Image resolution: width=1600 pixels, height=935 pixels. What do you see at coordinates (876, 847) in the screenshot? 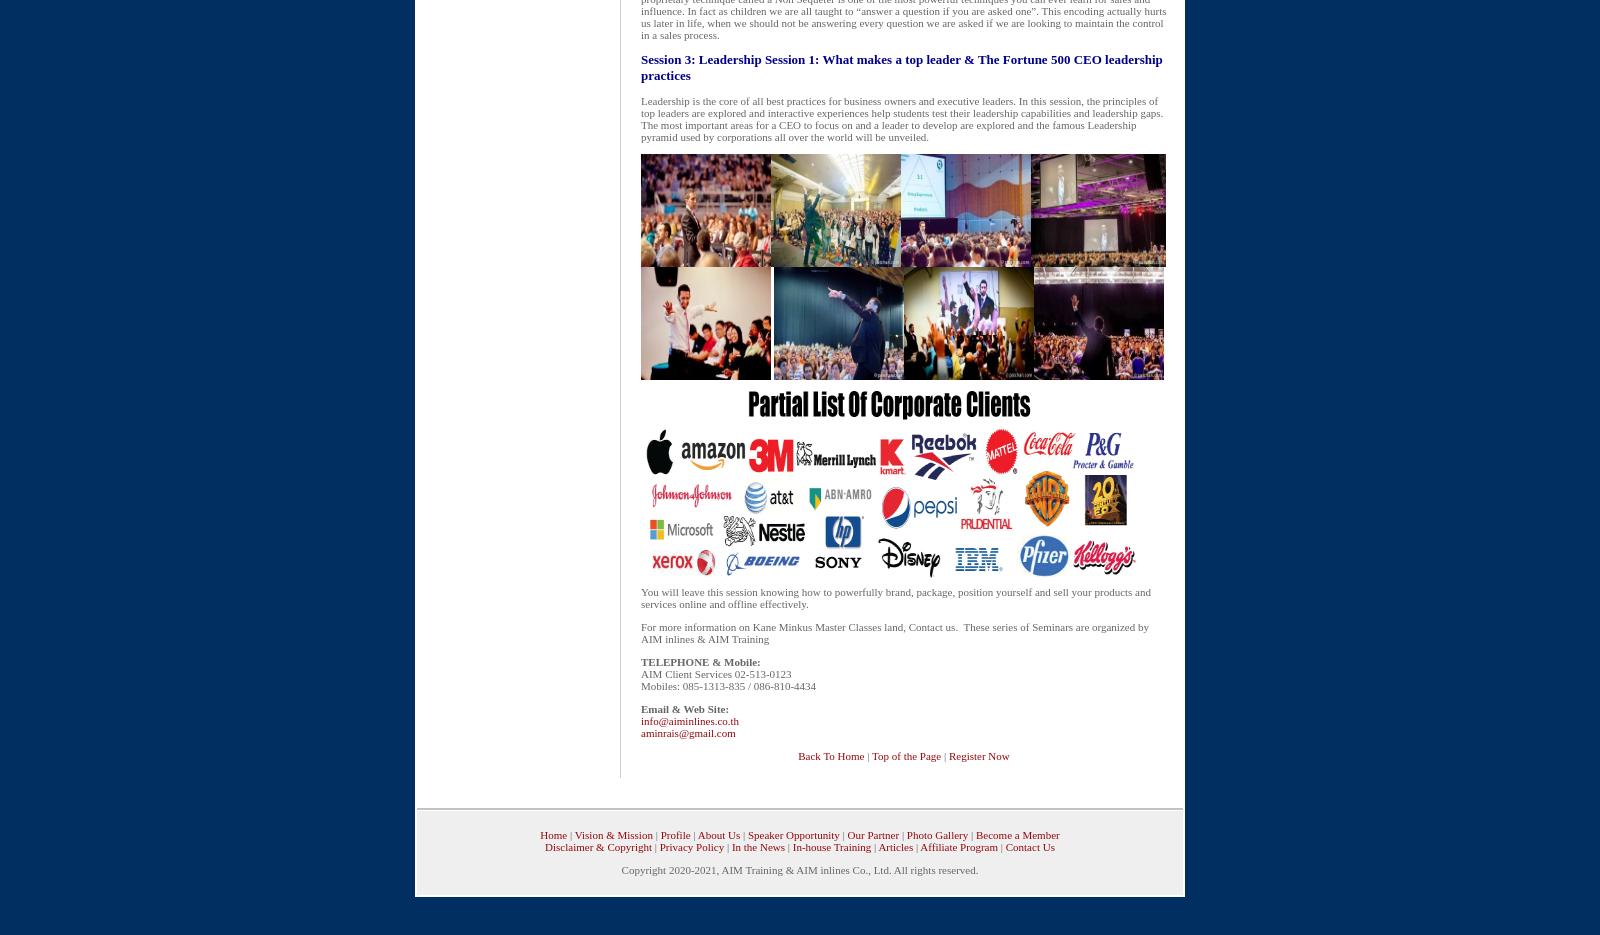
I see `'Articles'` at bounding box center [876, 847].